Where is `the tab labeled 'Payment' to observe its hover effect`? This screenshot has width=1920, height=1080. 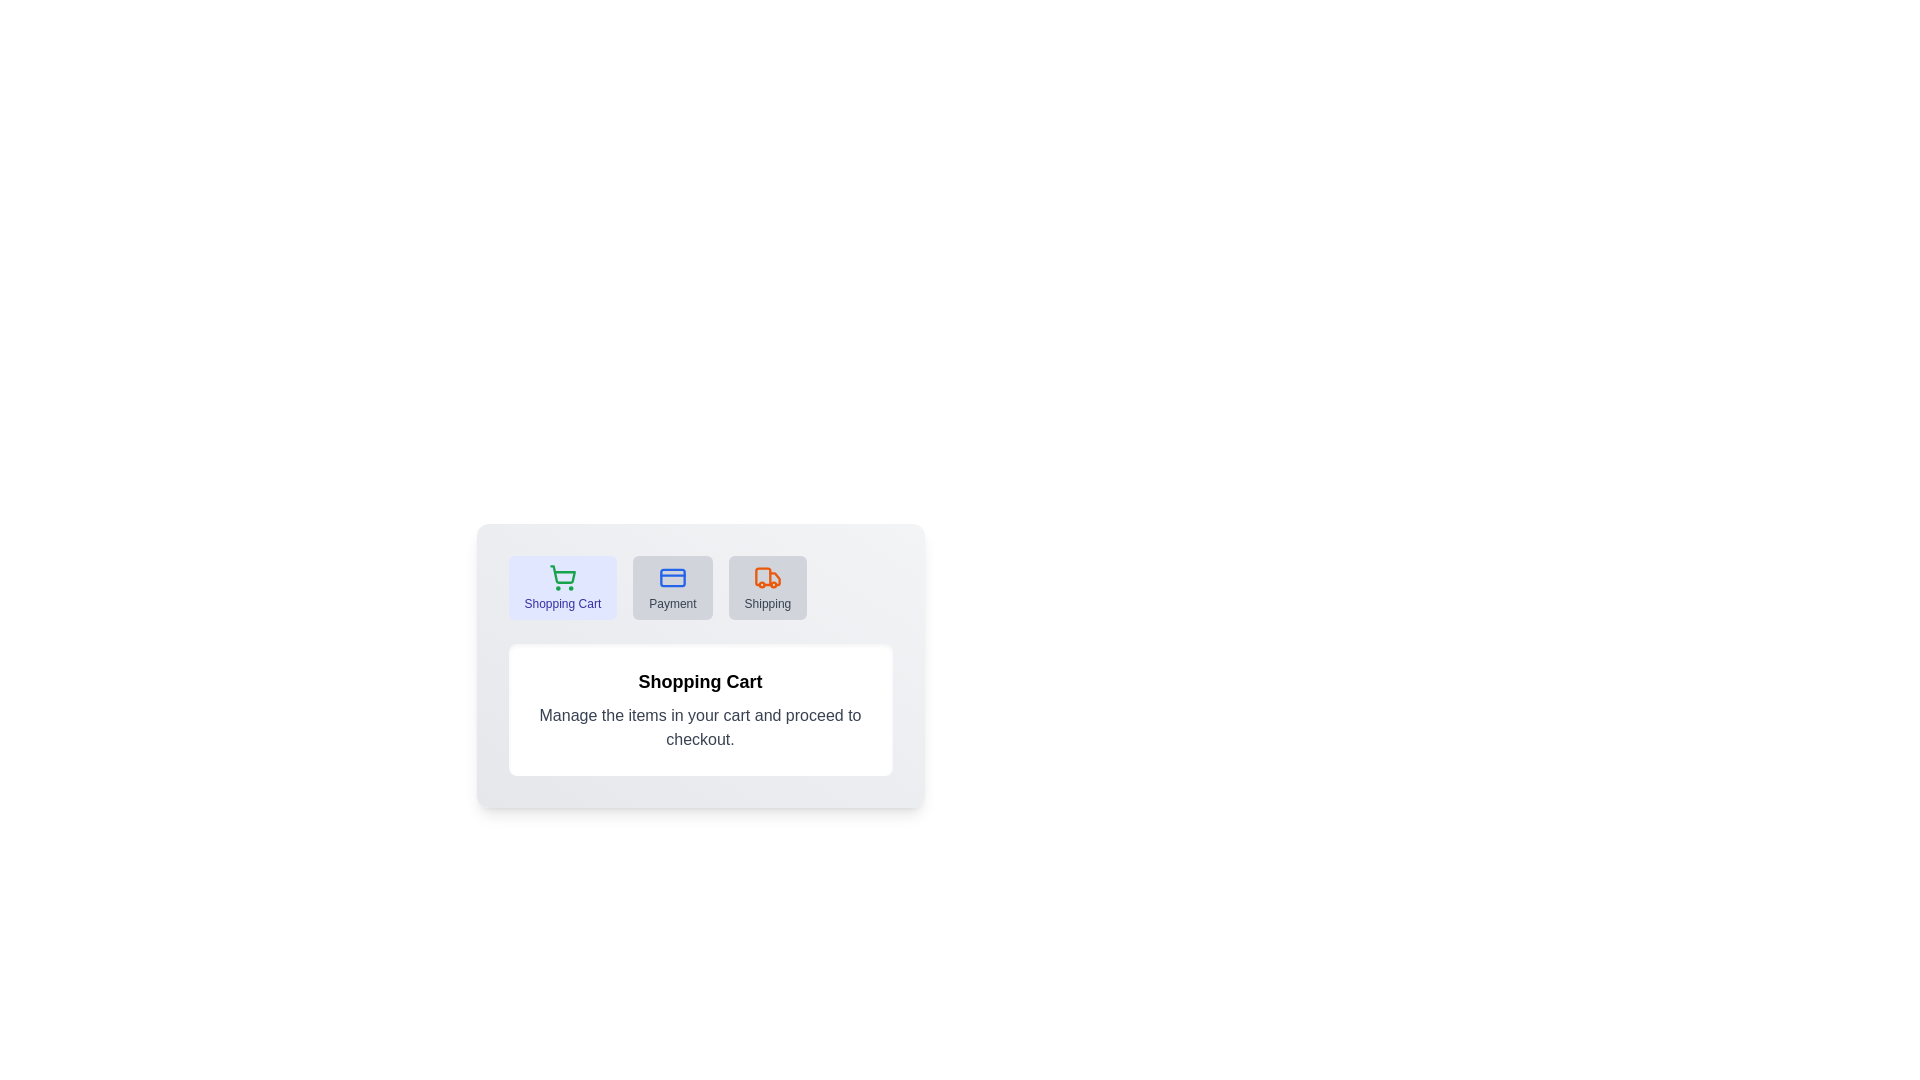
the tab labeled 'Payment' to observe its hover effect is located at coordinates (672, 586).